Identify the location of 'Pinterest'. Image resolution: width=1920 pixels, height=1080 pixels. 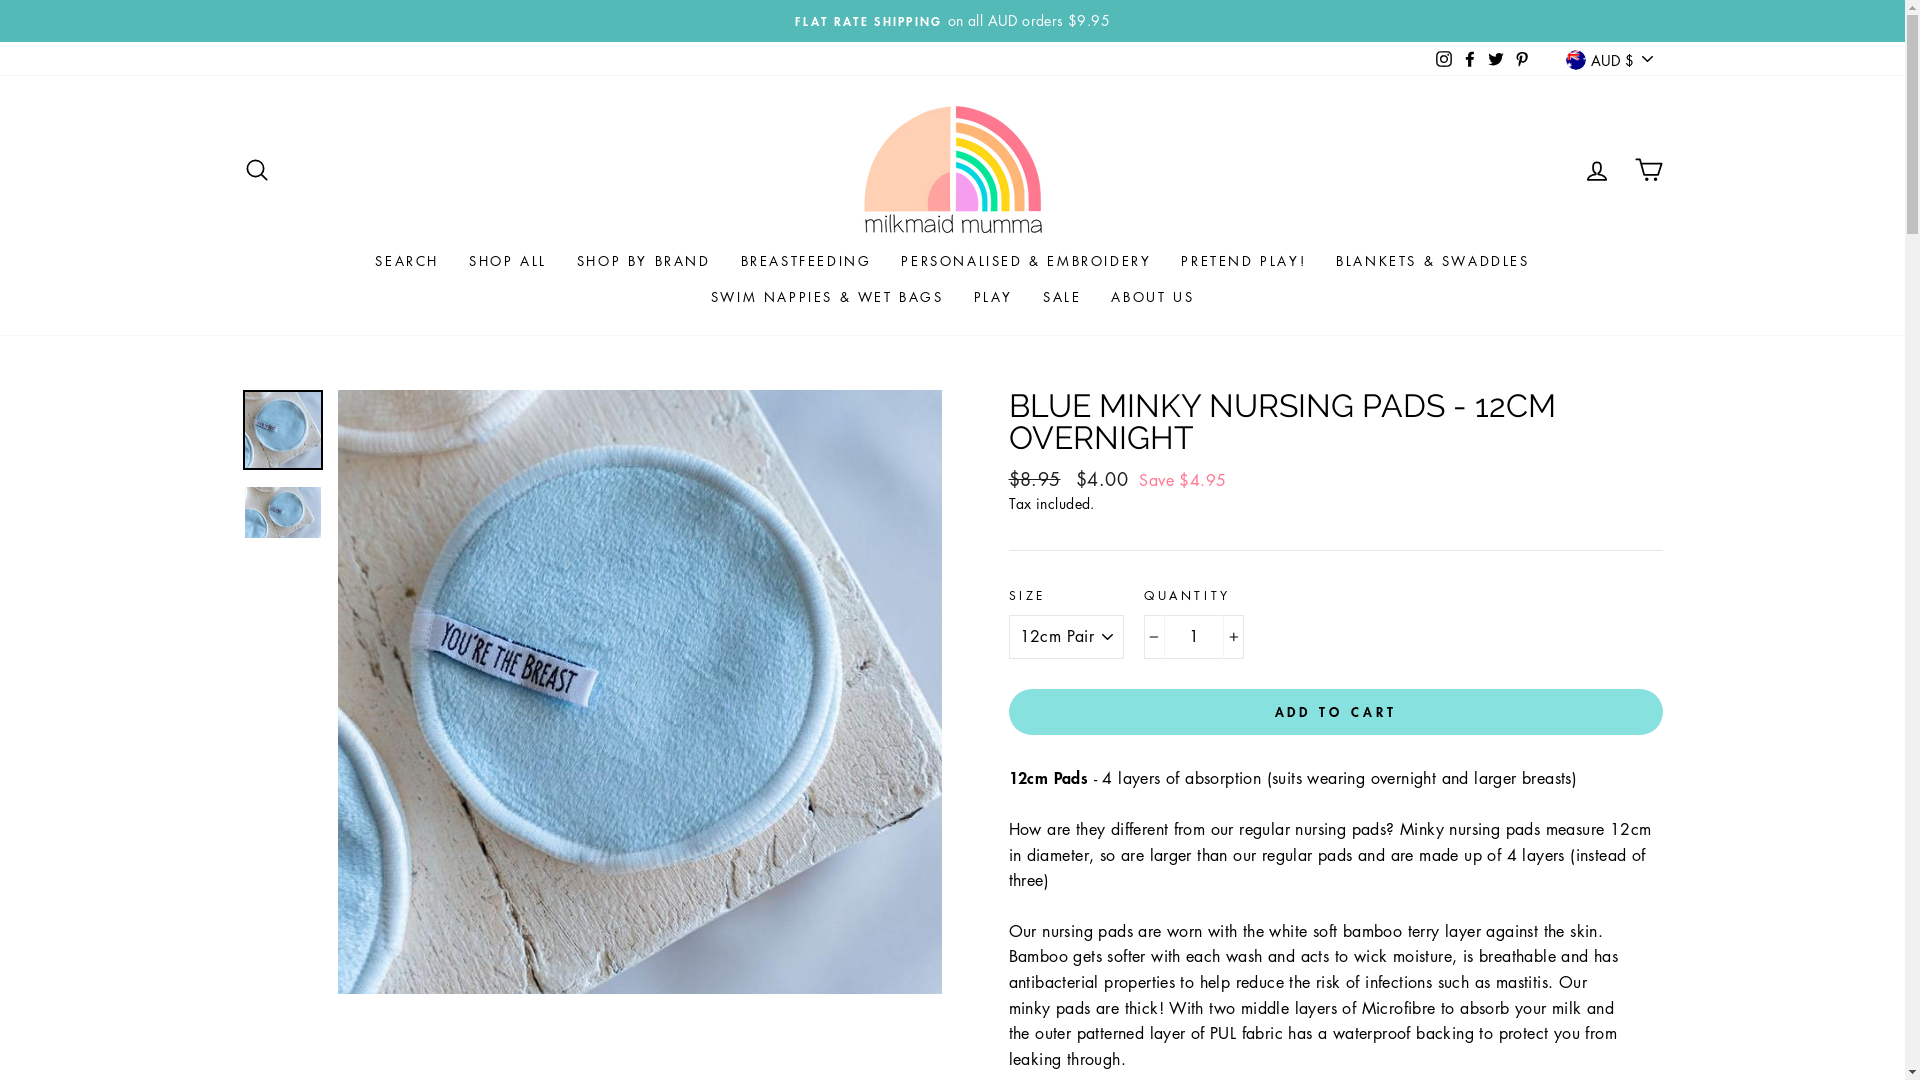
(1520, 57).